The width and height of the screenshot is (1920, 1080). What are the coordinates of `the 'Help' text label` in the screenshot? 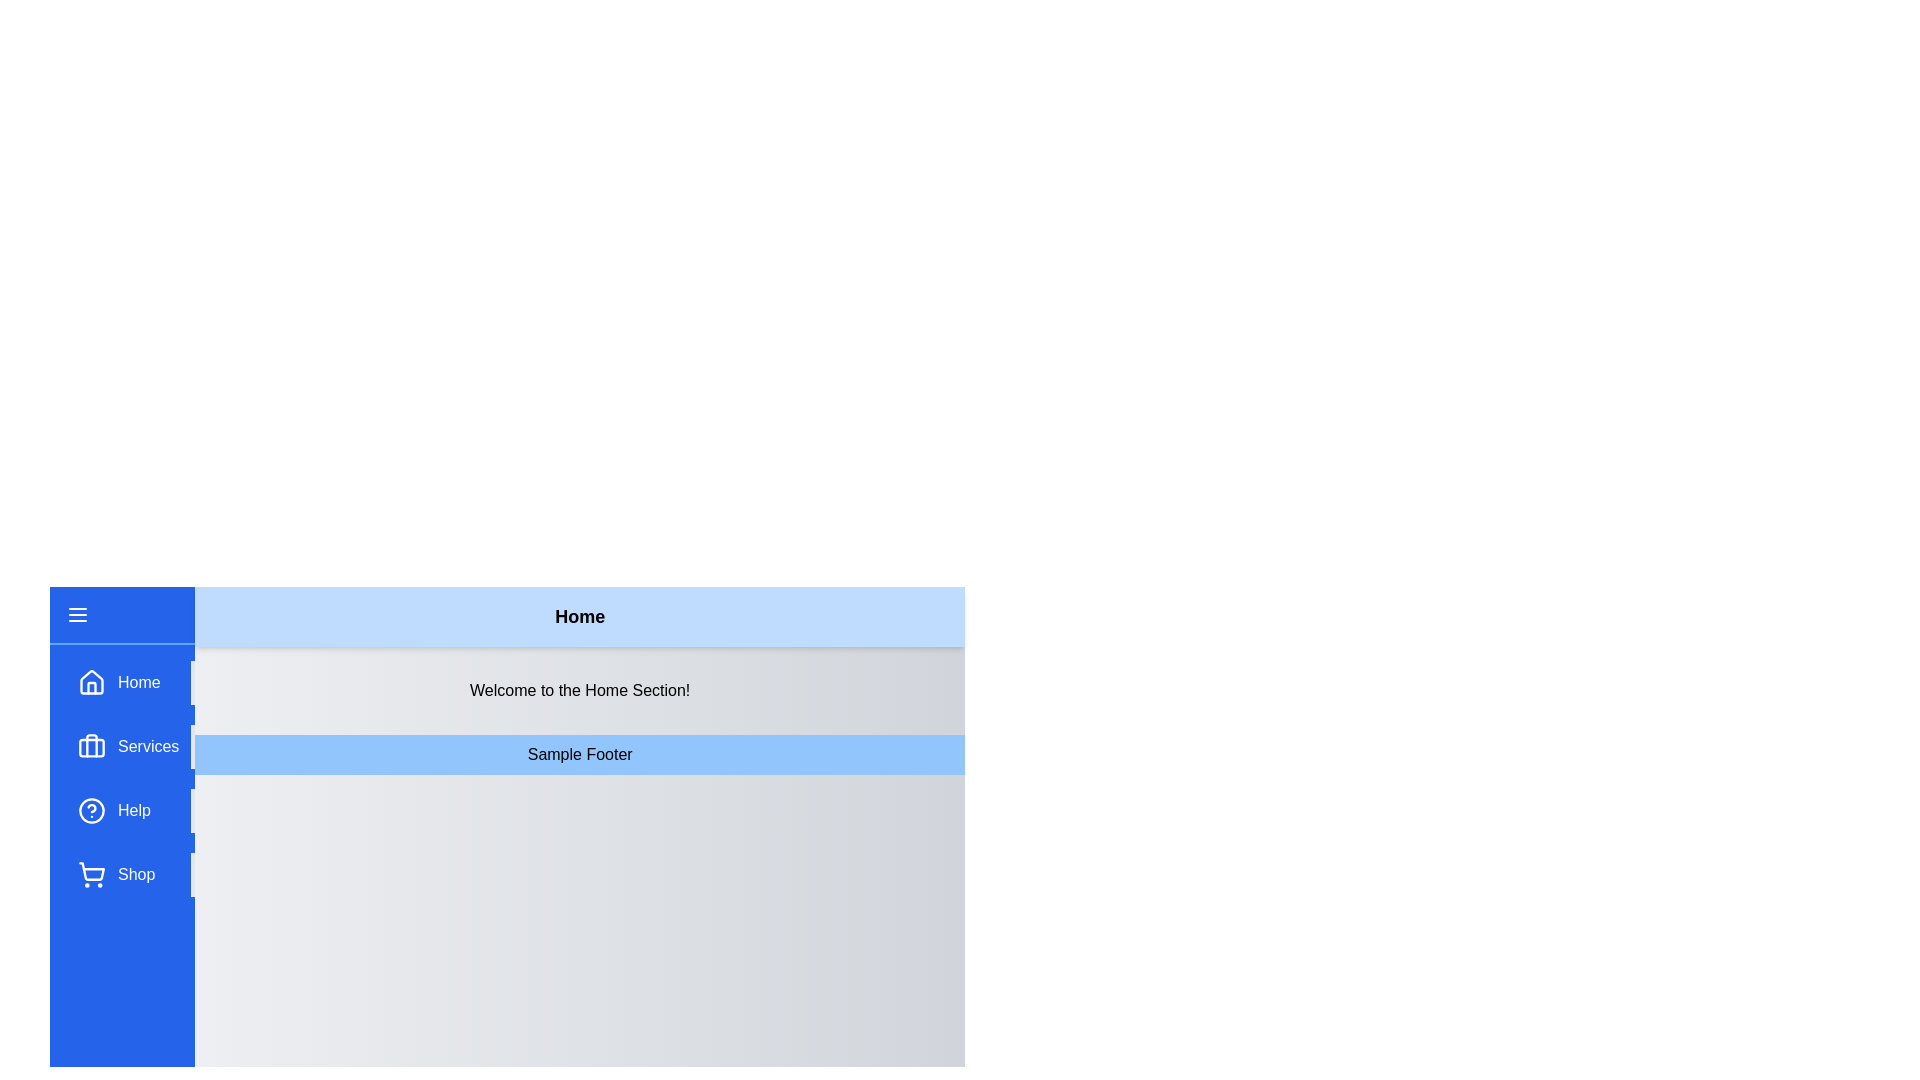 It's located at (133, 810).